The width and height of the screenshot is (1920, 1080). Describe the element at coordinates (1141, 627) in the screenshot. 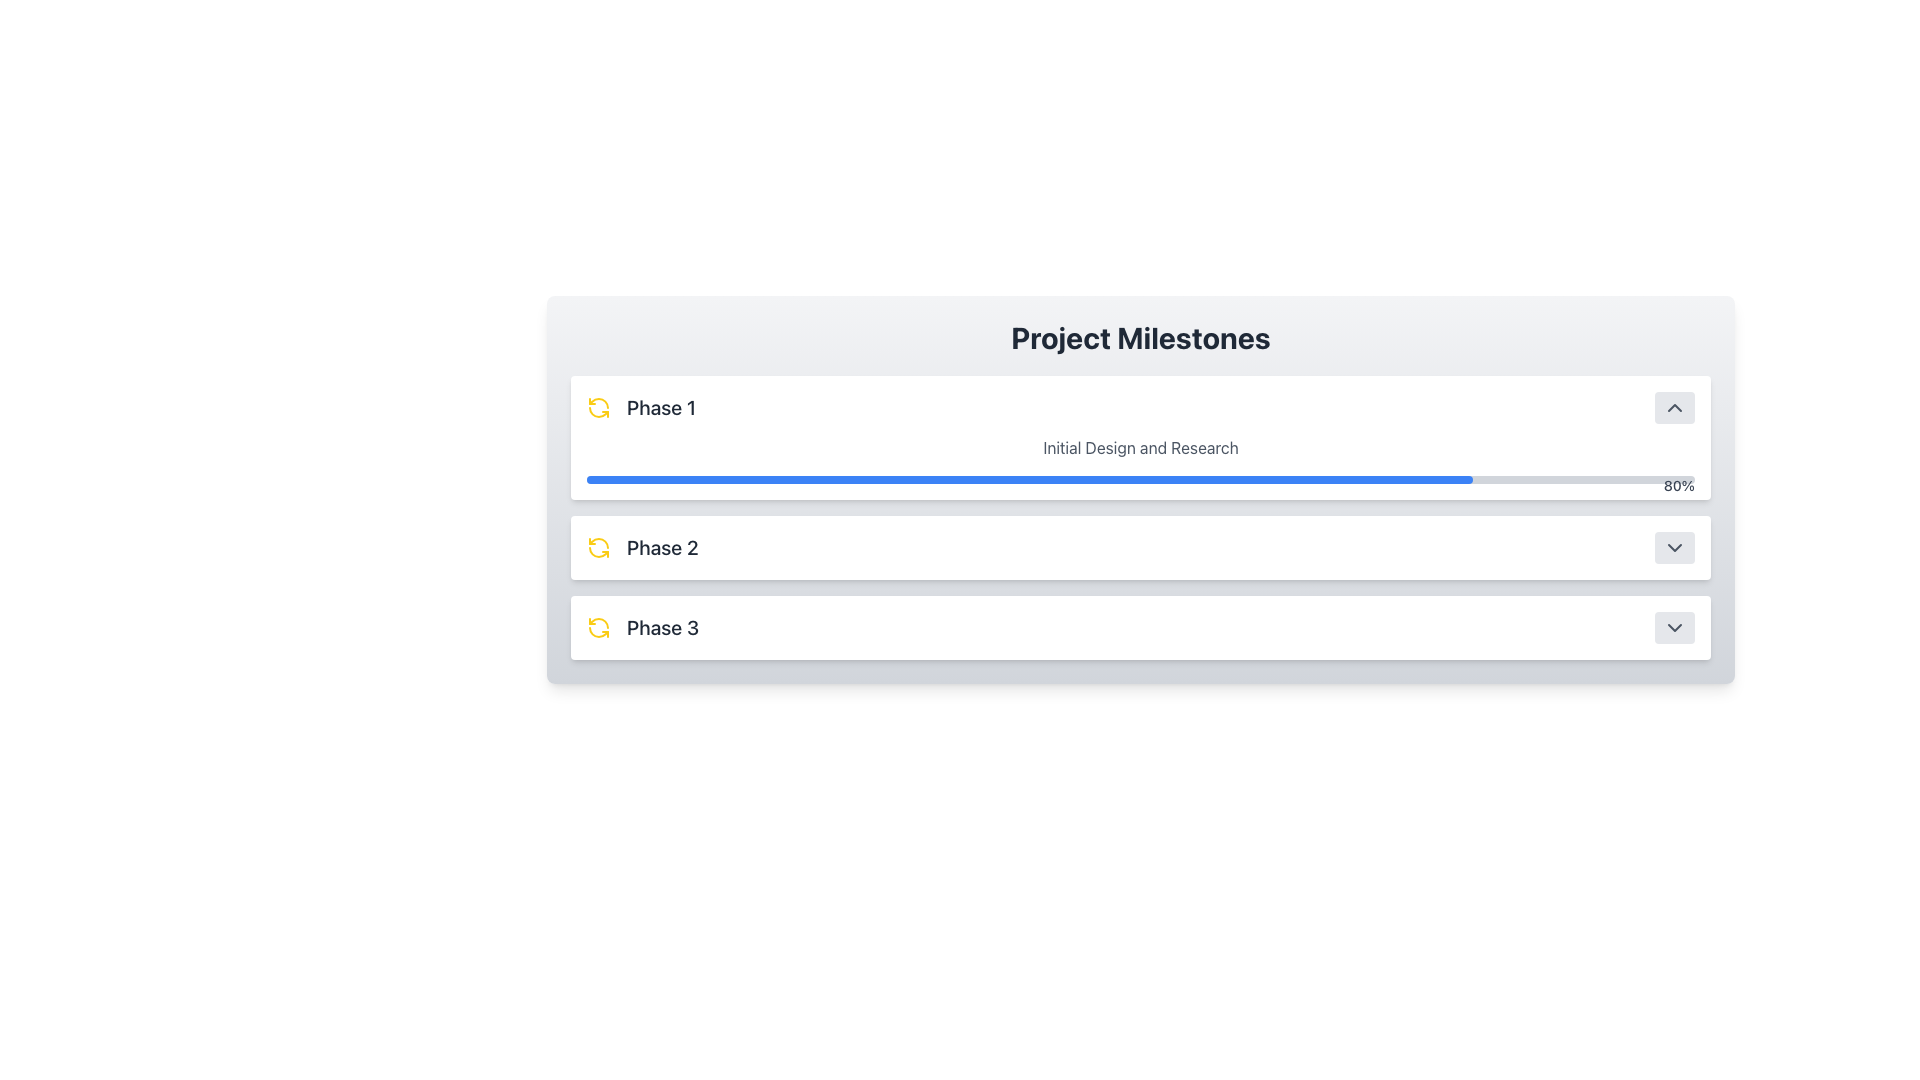

I see `the third milestone phase indicator in the project progress tracker` at that location.